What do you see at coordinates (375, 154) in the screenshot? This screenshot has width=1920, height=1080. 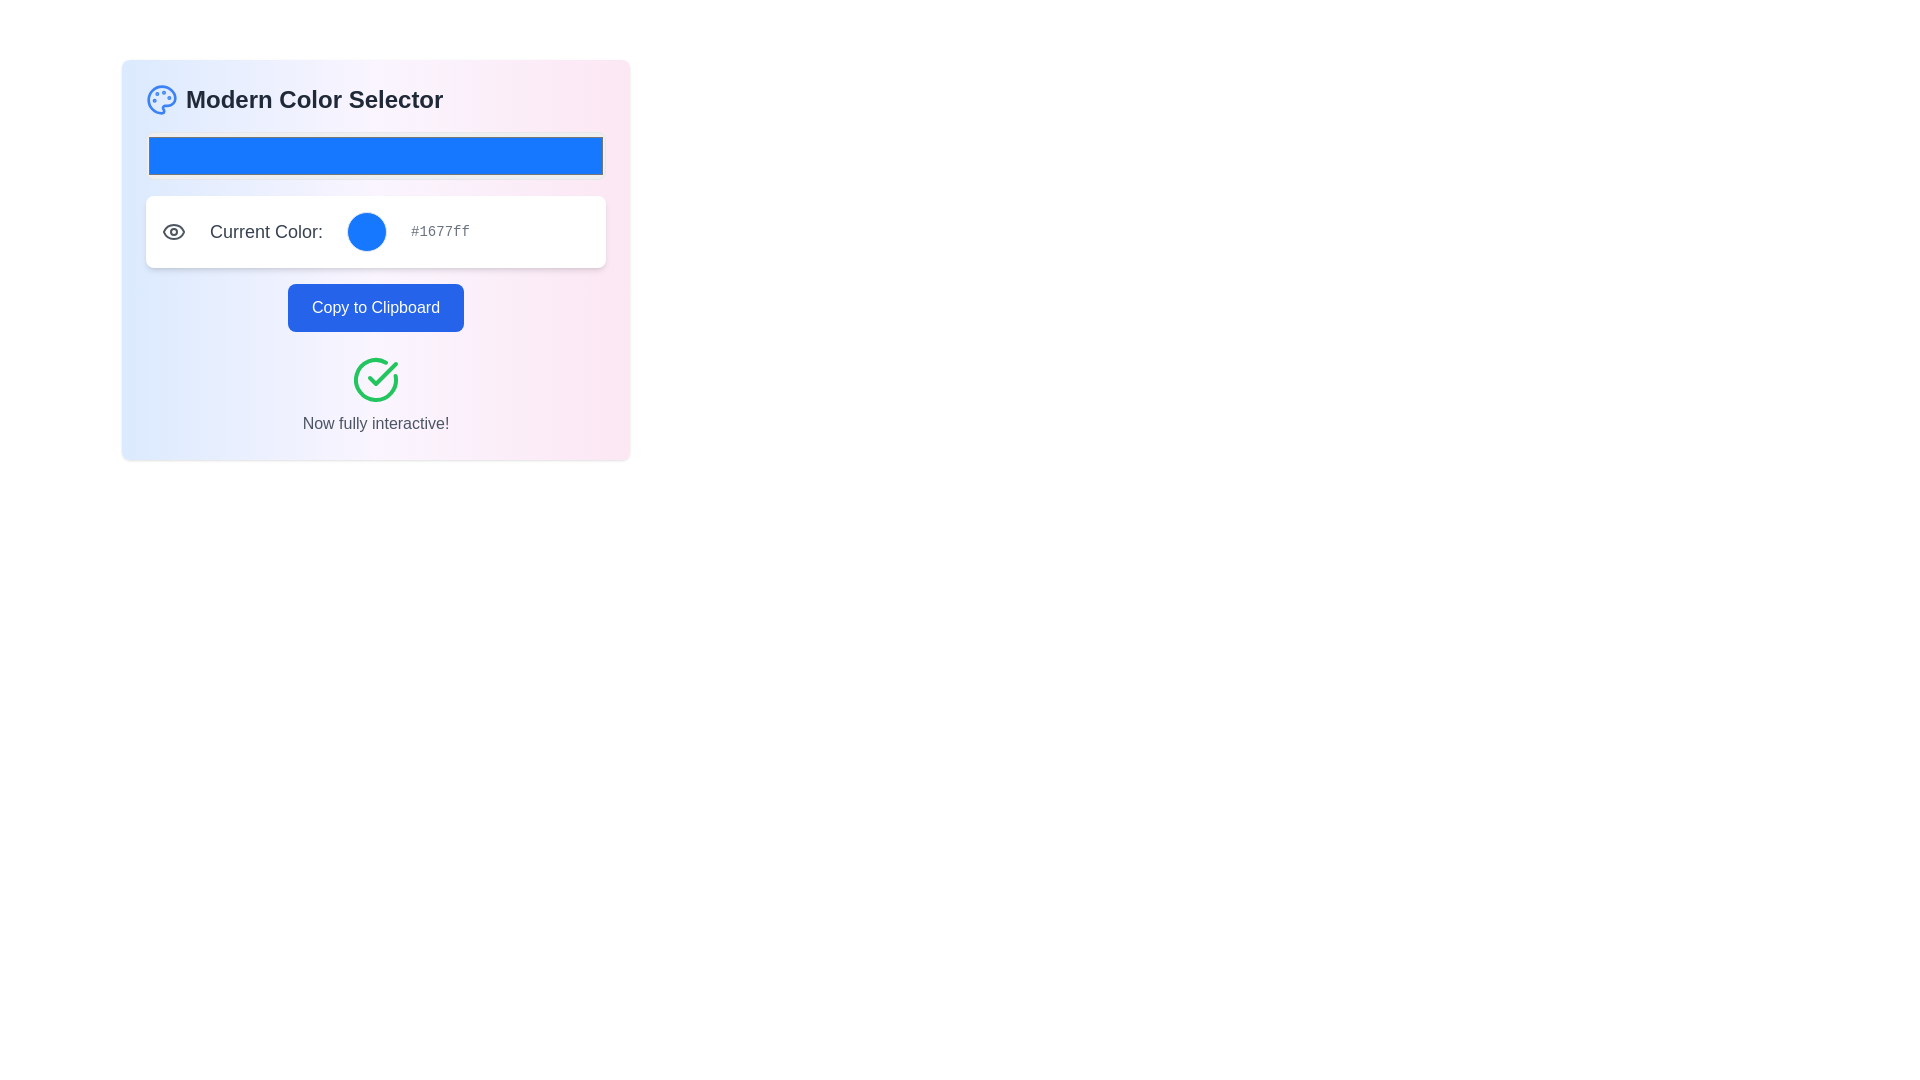 I see `the bright blue Color Picker Input element that shows 'Current Color: #1677ff'` at bounding box center [375, 154].